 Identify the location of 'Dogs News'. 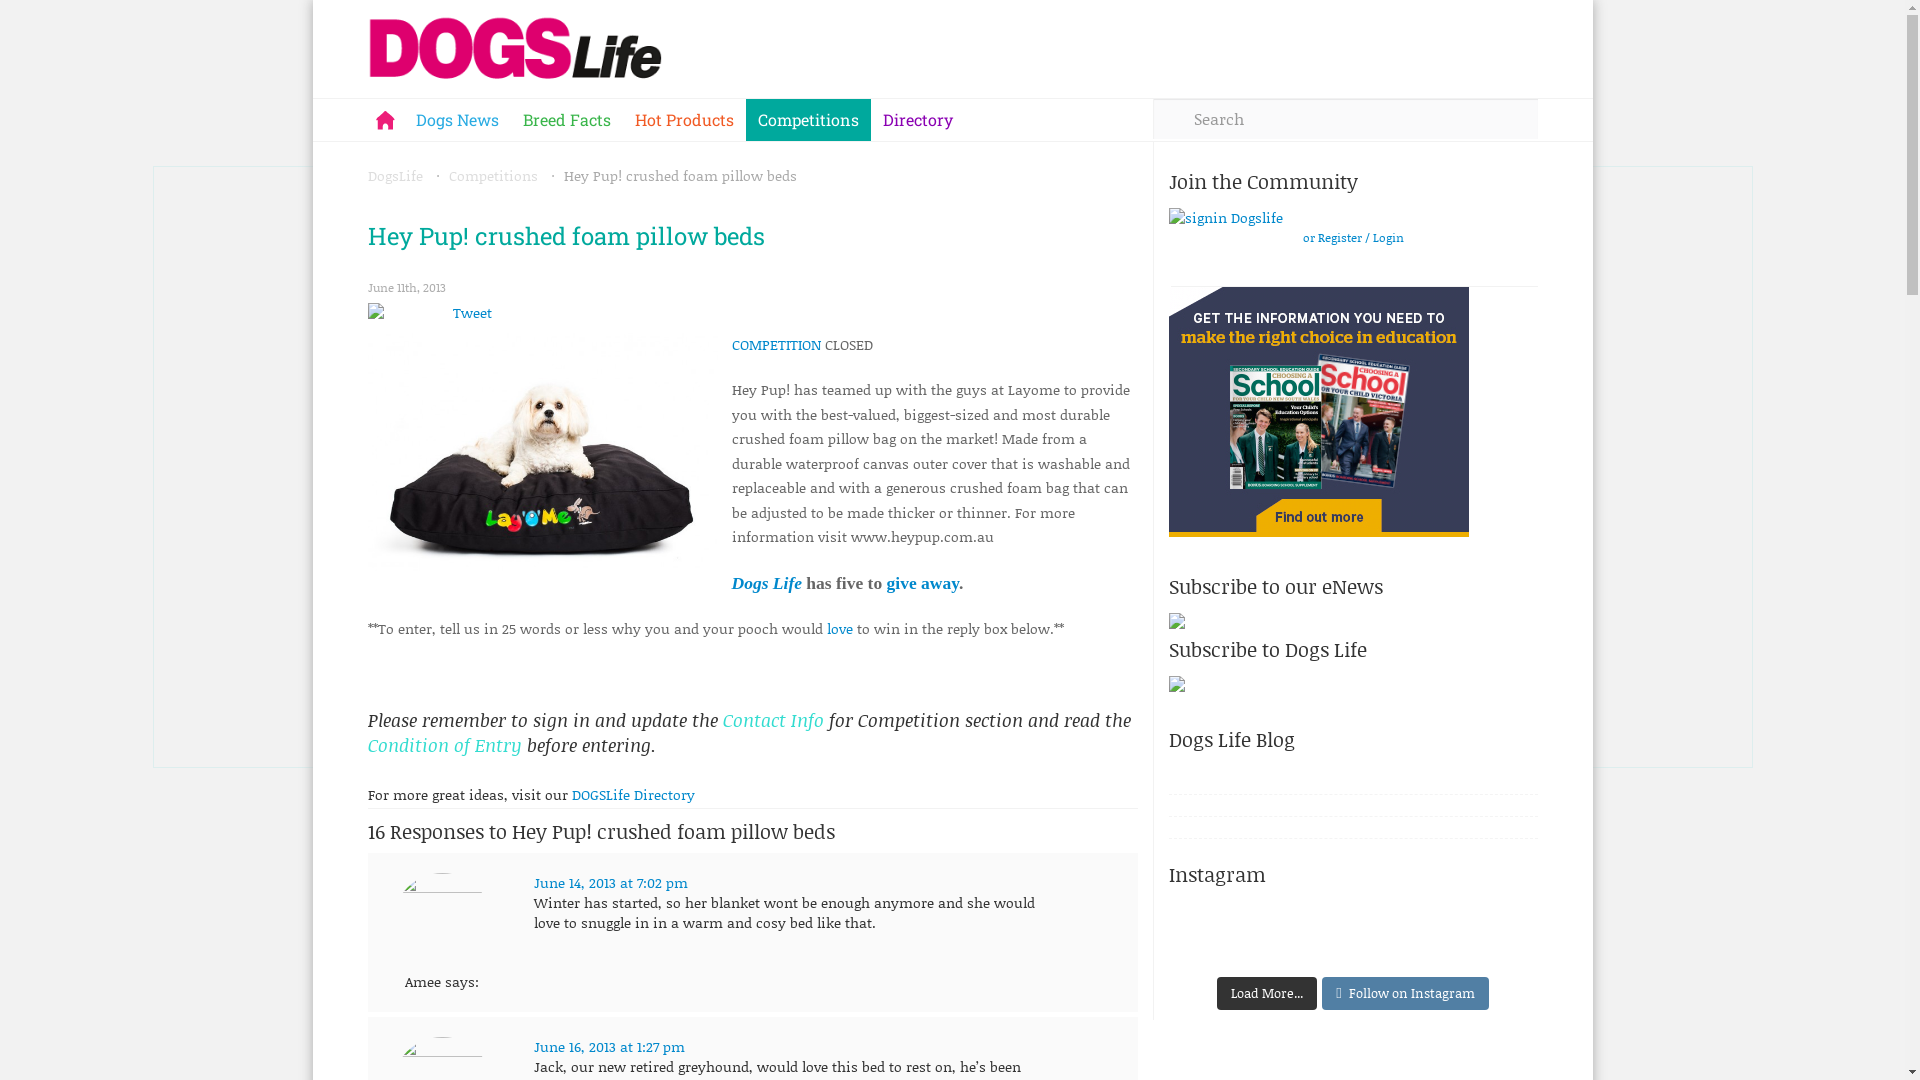
(402, 119).